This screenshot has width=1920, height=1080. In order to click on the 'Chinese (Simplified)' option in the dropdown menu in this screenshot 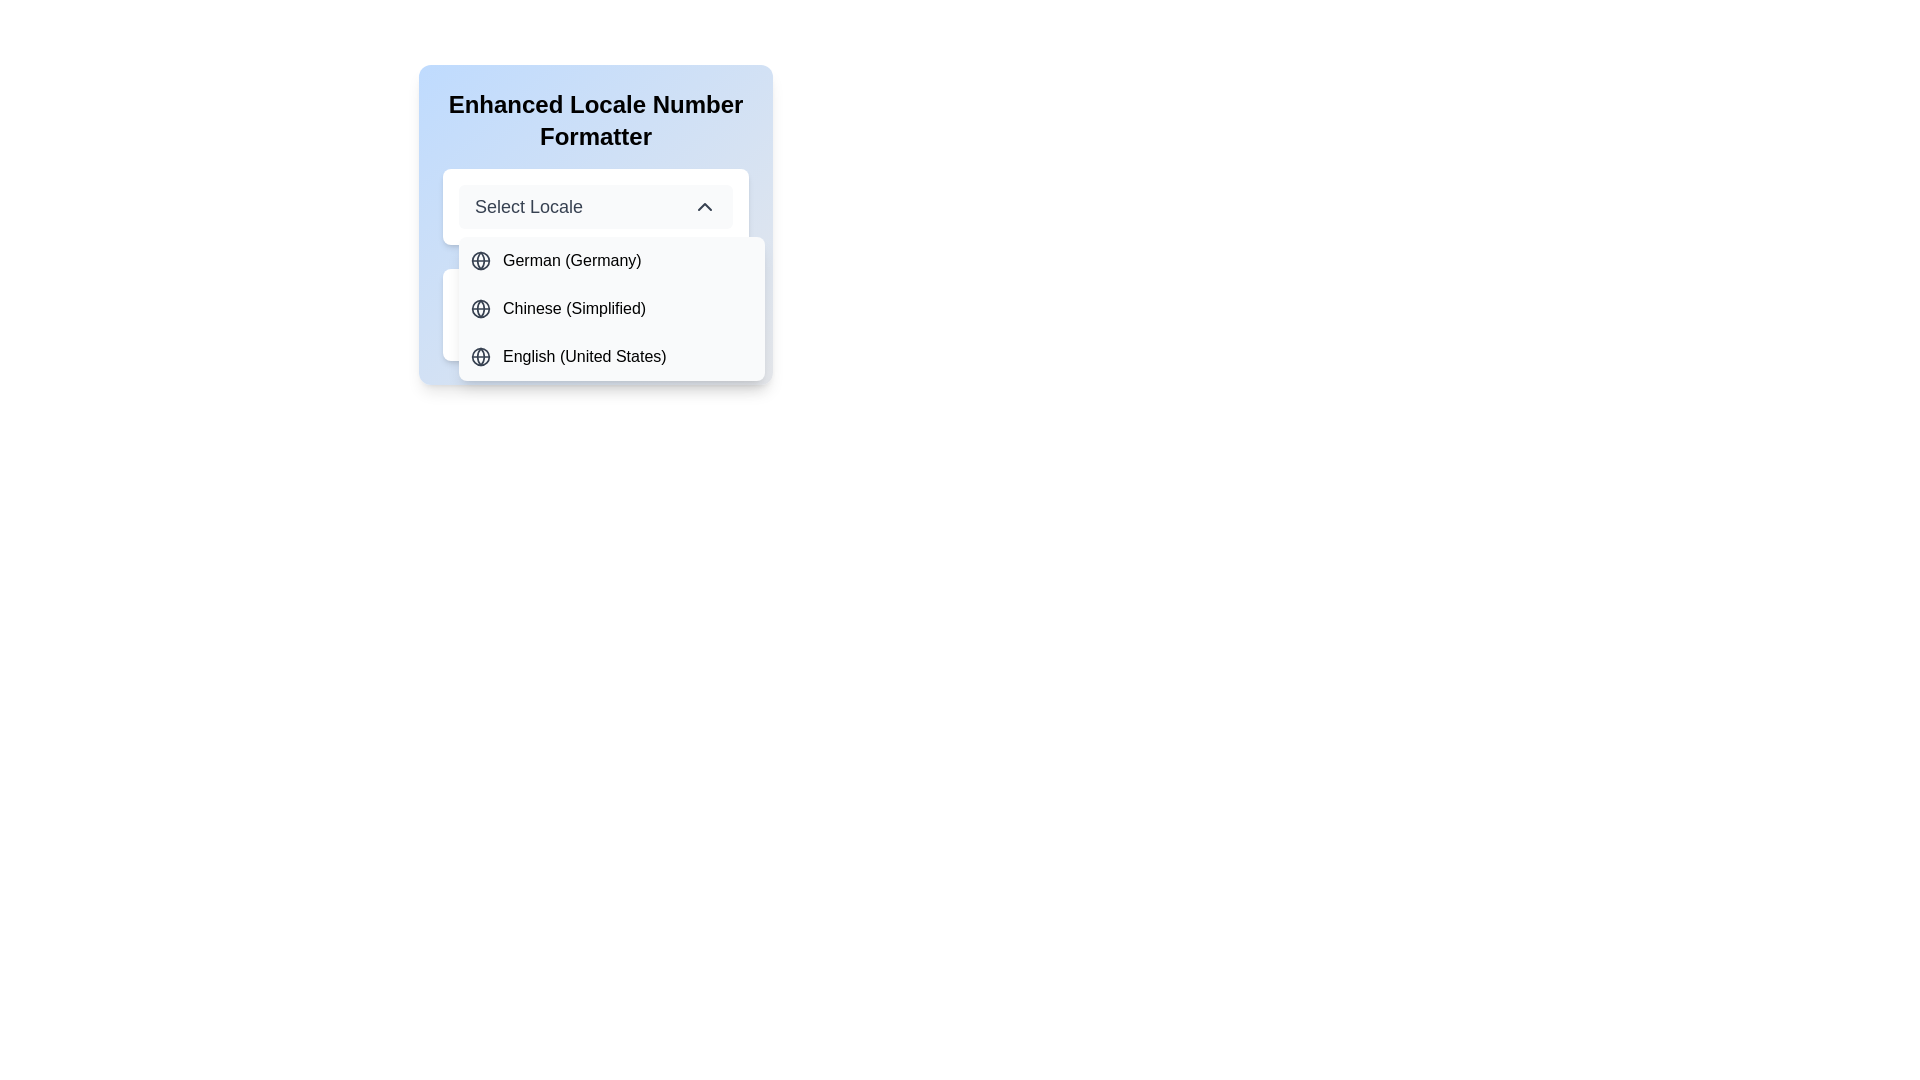, I will do `click(610, 308)`.